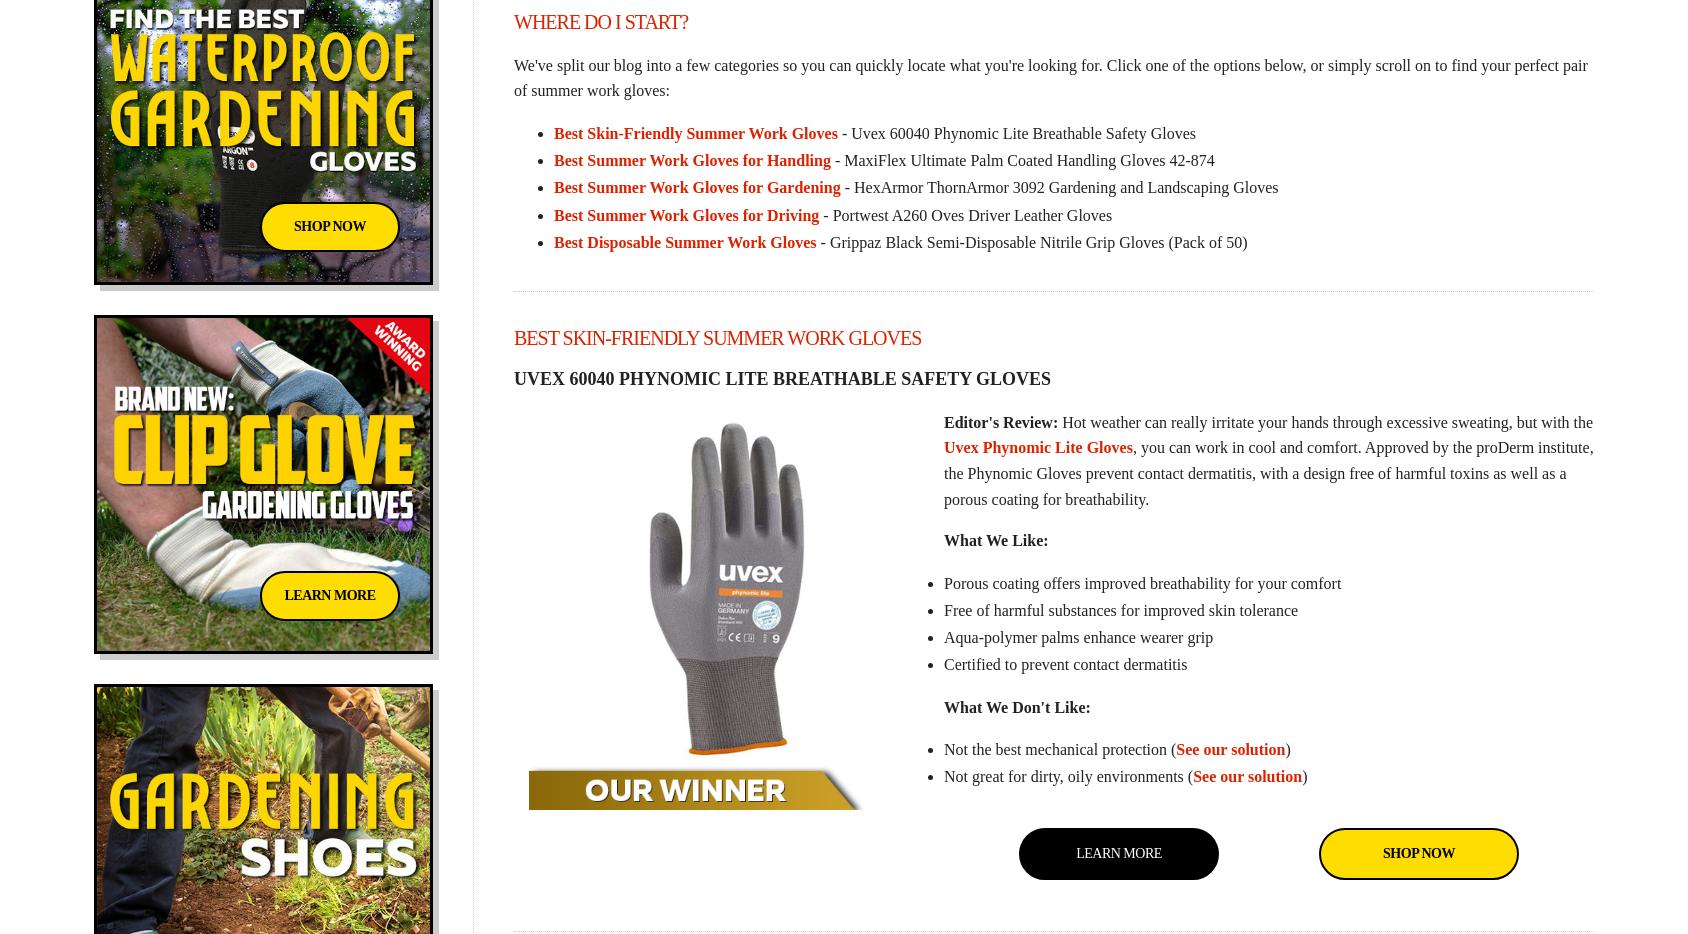 This screenshot has height=934, width=1688. Describe the element at coordinates (965, 213) in the screenshot. I see `'- Portwest A260 Oves Driver Leather Gloves'` at that location.